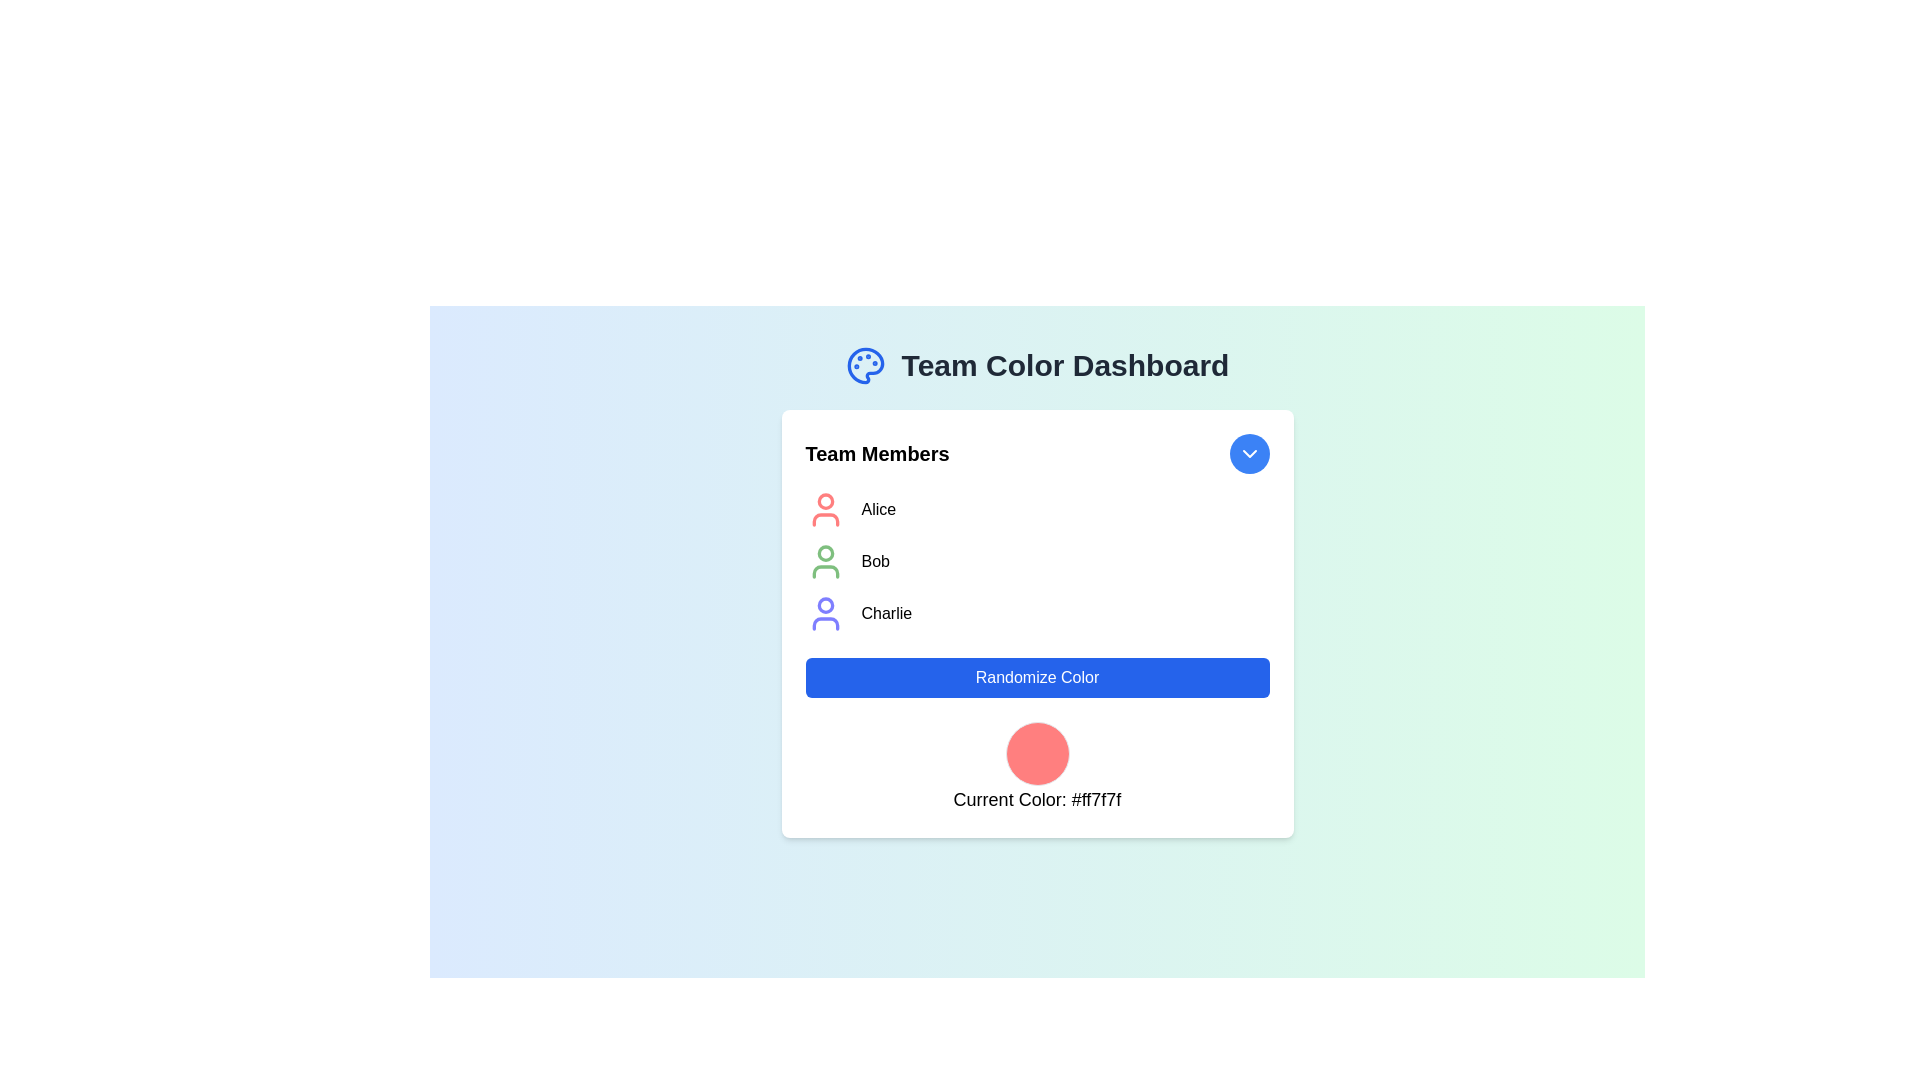  What do you see at coordinates (825, 519) in the screenshot?
I see `the red torso and lower portion of the human figure icon graphic situated beside the text 'Alice' in the 'Team Members' section` at bounding box center [825, 519].